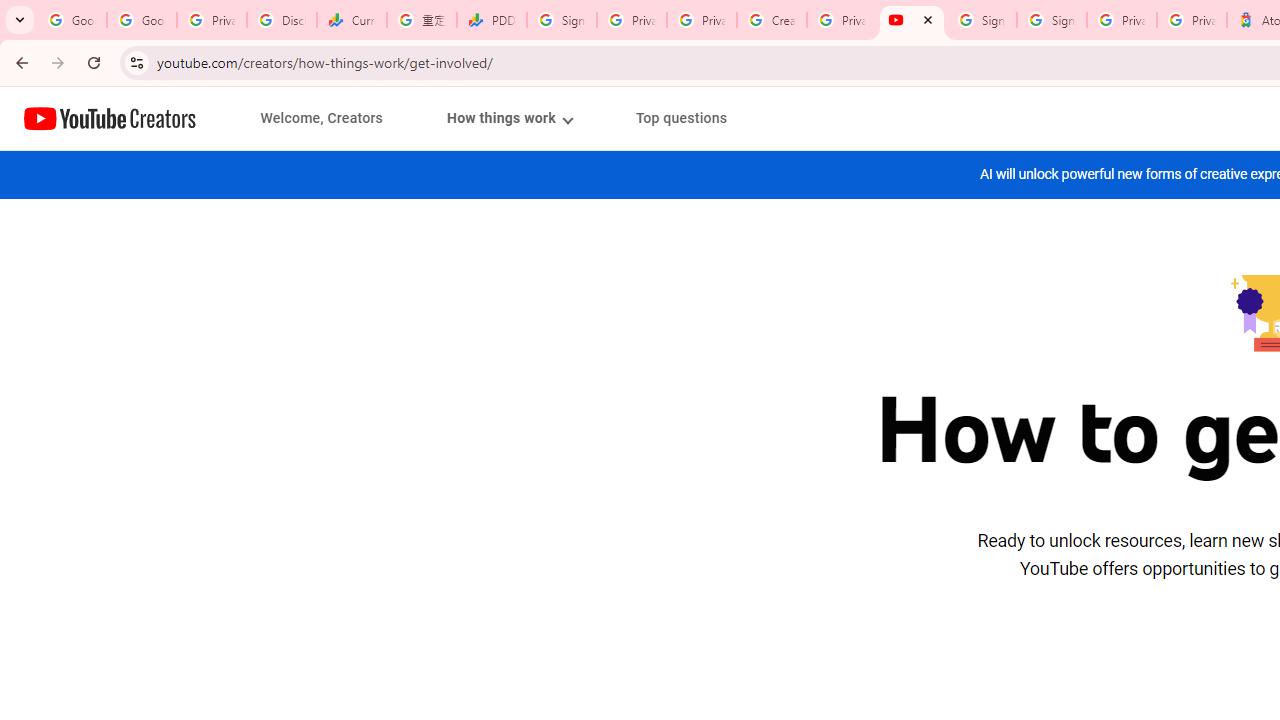 The height and width of the screenshot is (720, 1280). Describe the element at coordinates (681, 118) in the screenshot. I see `'Top questions'` at that location.